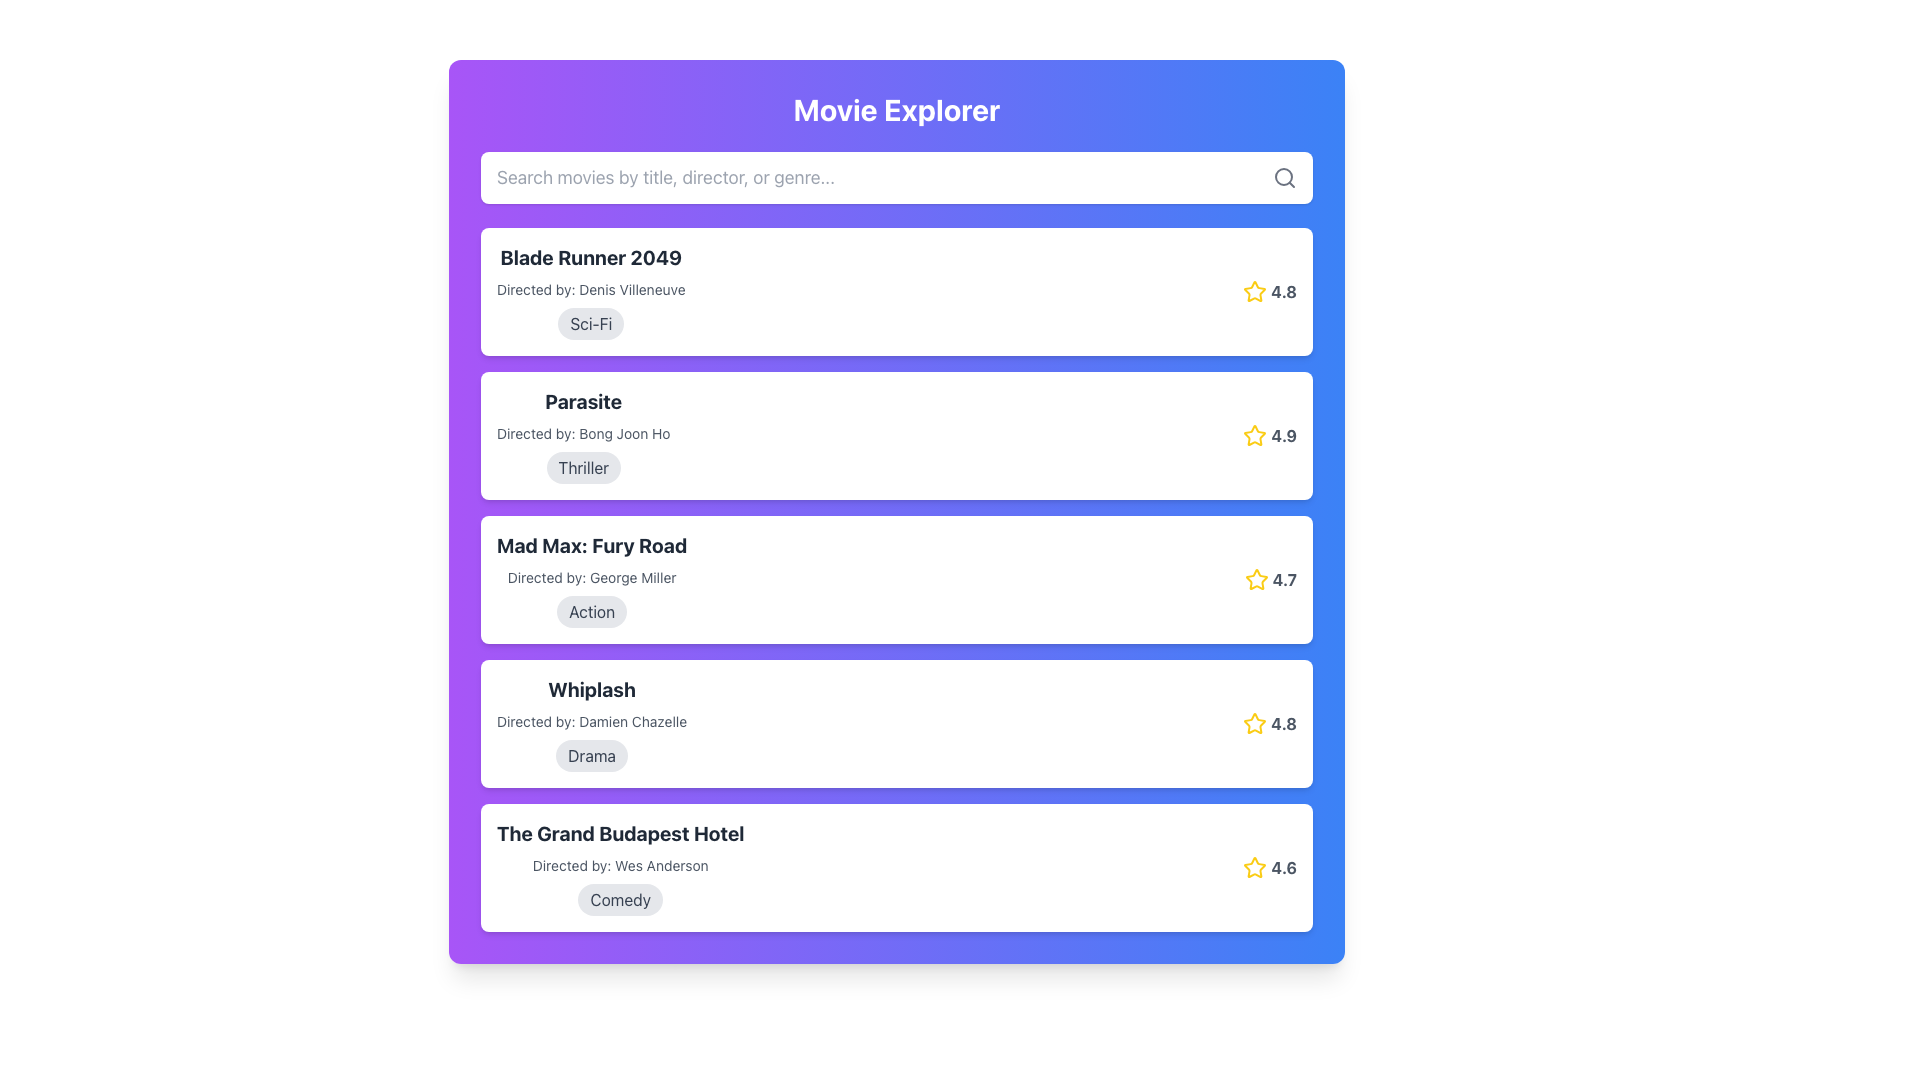 Image resolution: width=1920 pixels, height=1080 pixels. What do you see at coordinates (1269, 292) in the screenshot?
I see `rating value displayed in the rating widget for the movie 'Blade Runner 2049', which is located on the right-hand side of the movie display card, near the top-right corner` at bounding box center [1269, 292].